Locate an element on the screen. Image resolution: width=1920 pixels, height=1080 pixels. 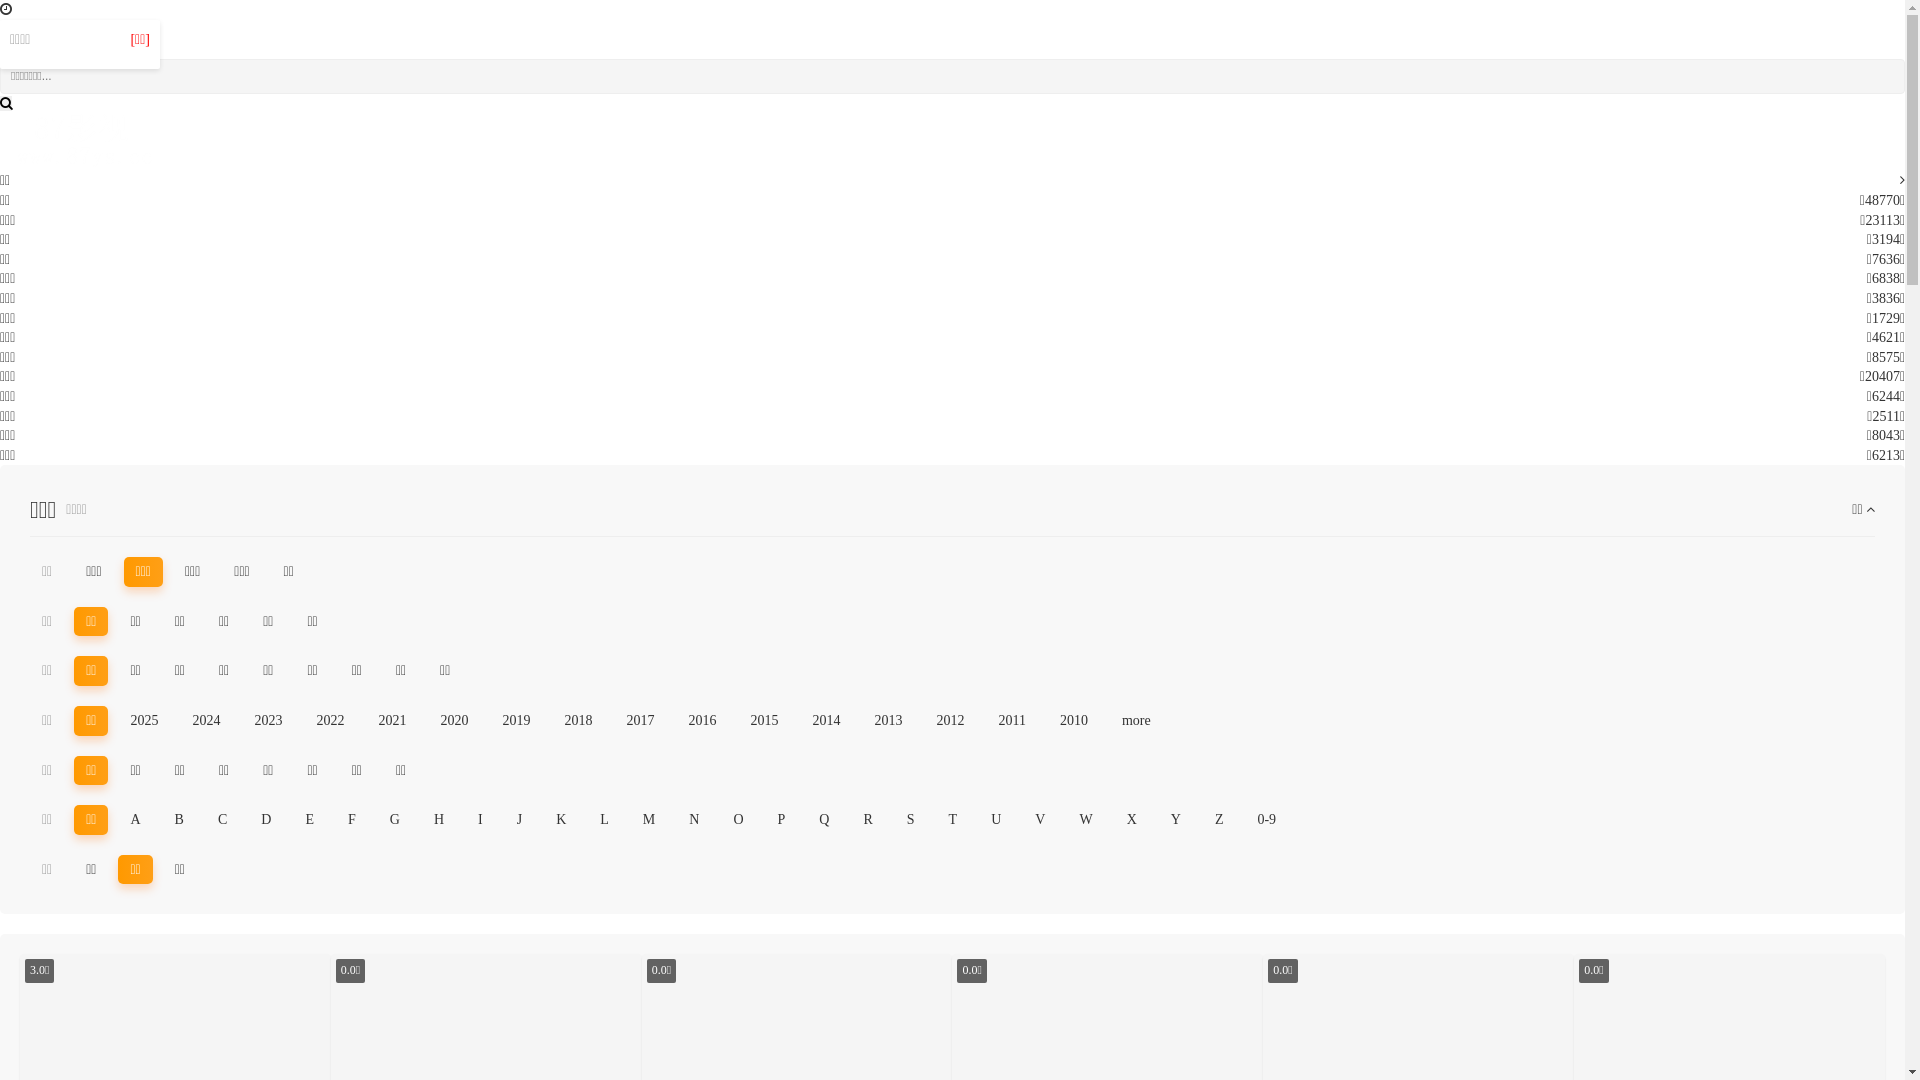
'B' is located at coordinates (179, 820).